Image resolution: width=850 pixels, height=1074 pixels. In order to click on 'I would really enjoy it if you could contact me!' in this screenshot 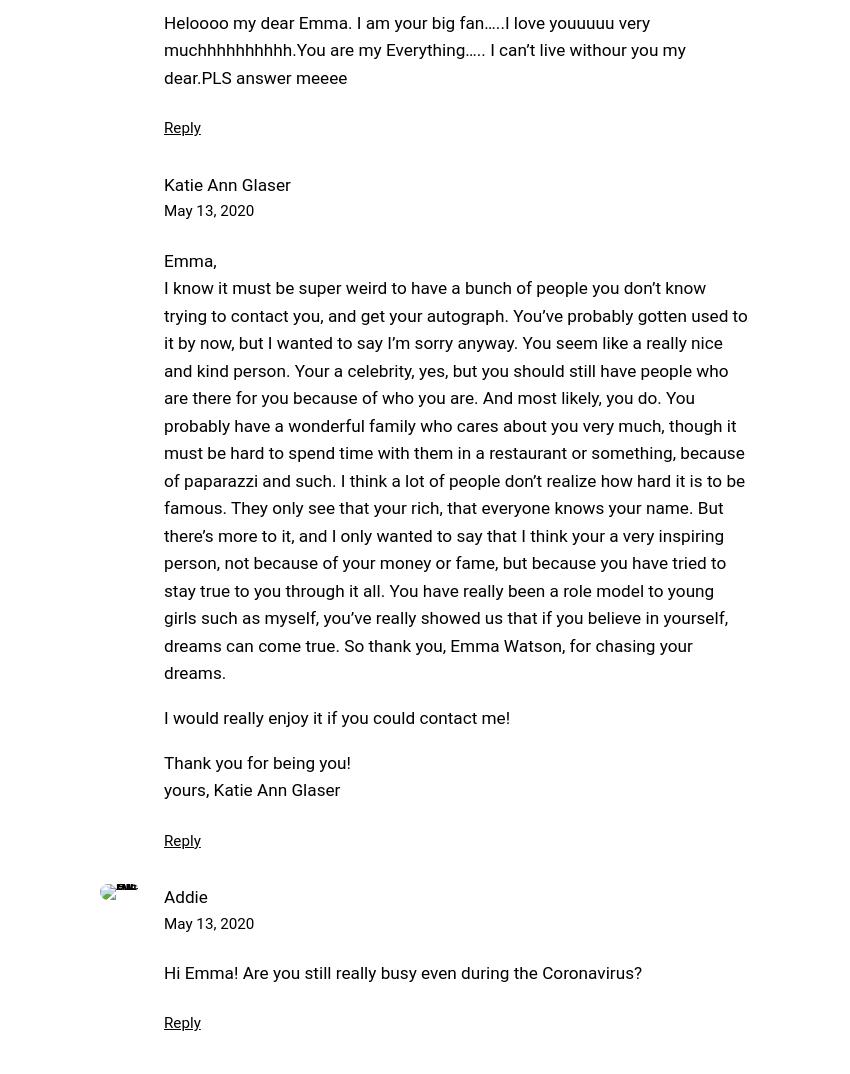, I will do `click(337, 717)`.